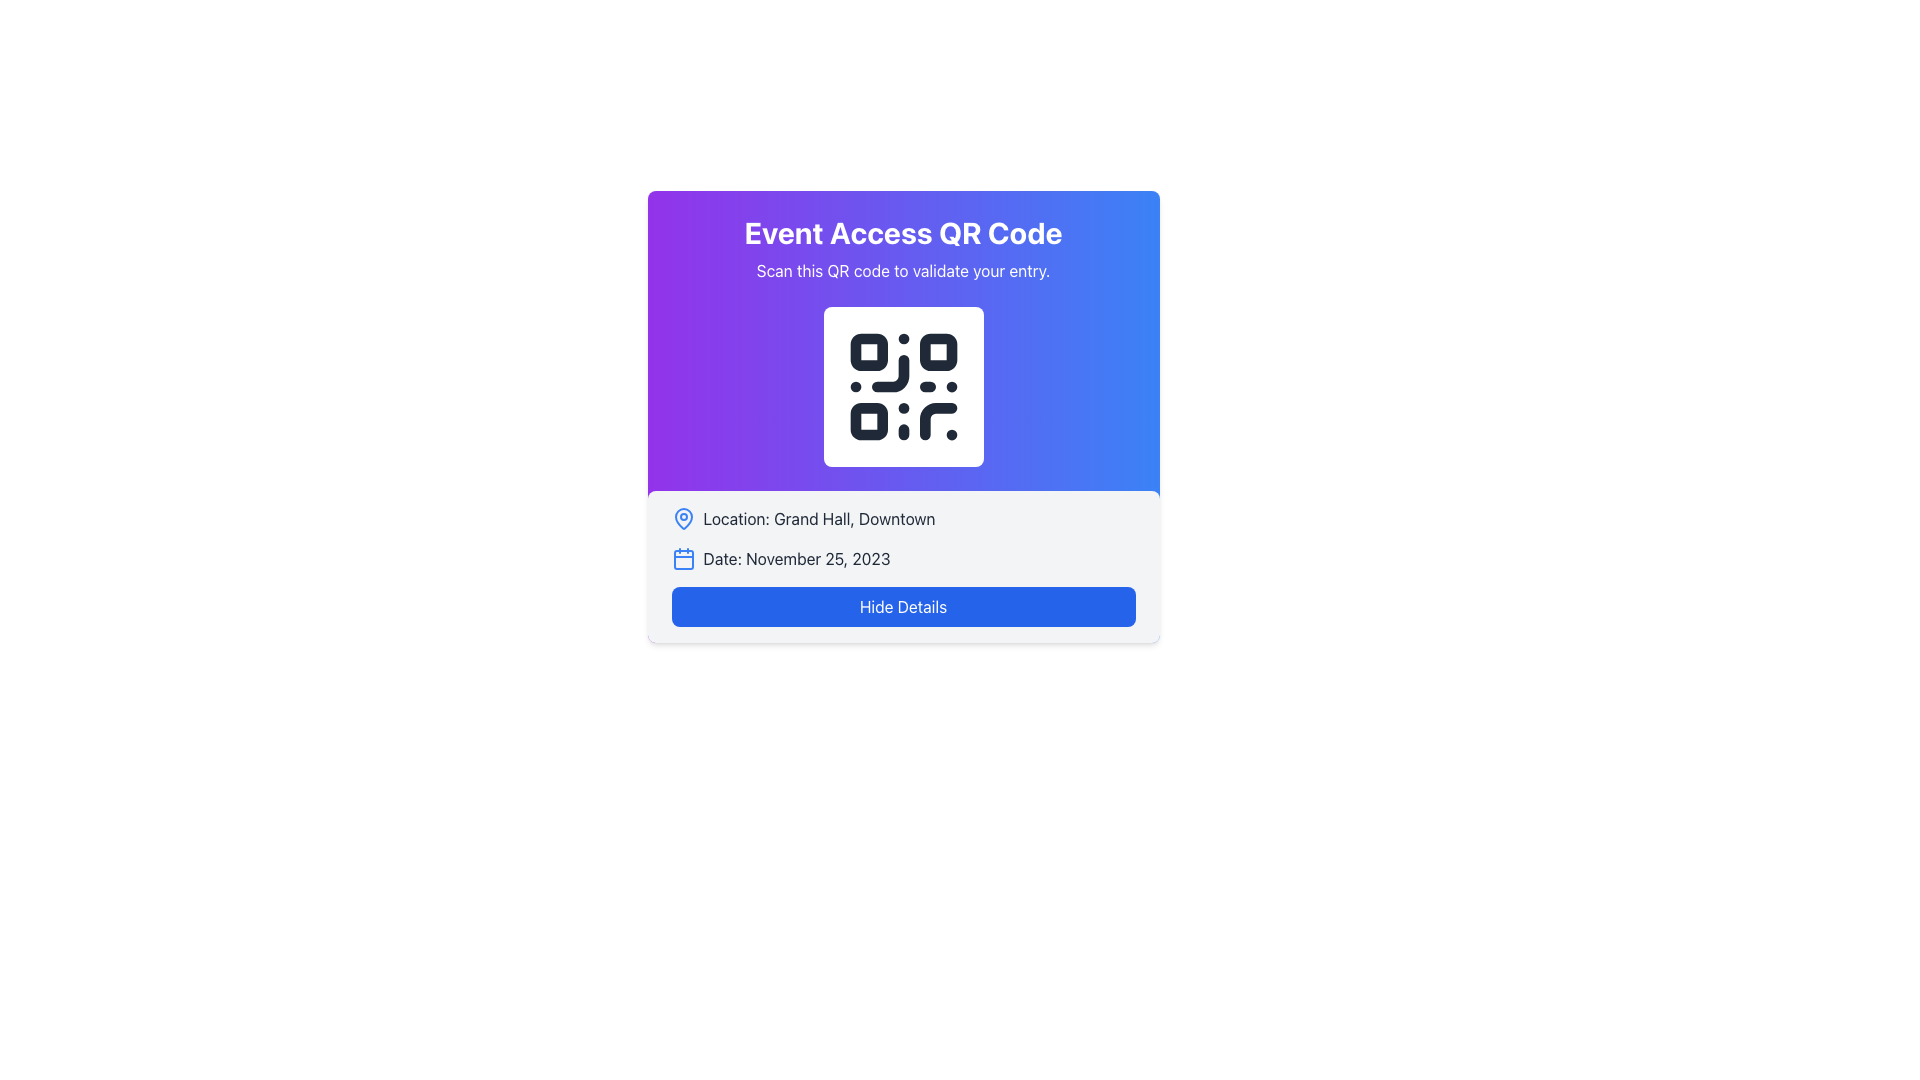 Image resolution: width=1920 pixels, height=1080 pixels. What do you see at coordinates (683, 559) in the screenshot?
I see `the central rectangular shape inside the calendar icon, which is located to the left of the textual label 'Date: November 25, 2023'` at bounding box center [683, 559].